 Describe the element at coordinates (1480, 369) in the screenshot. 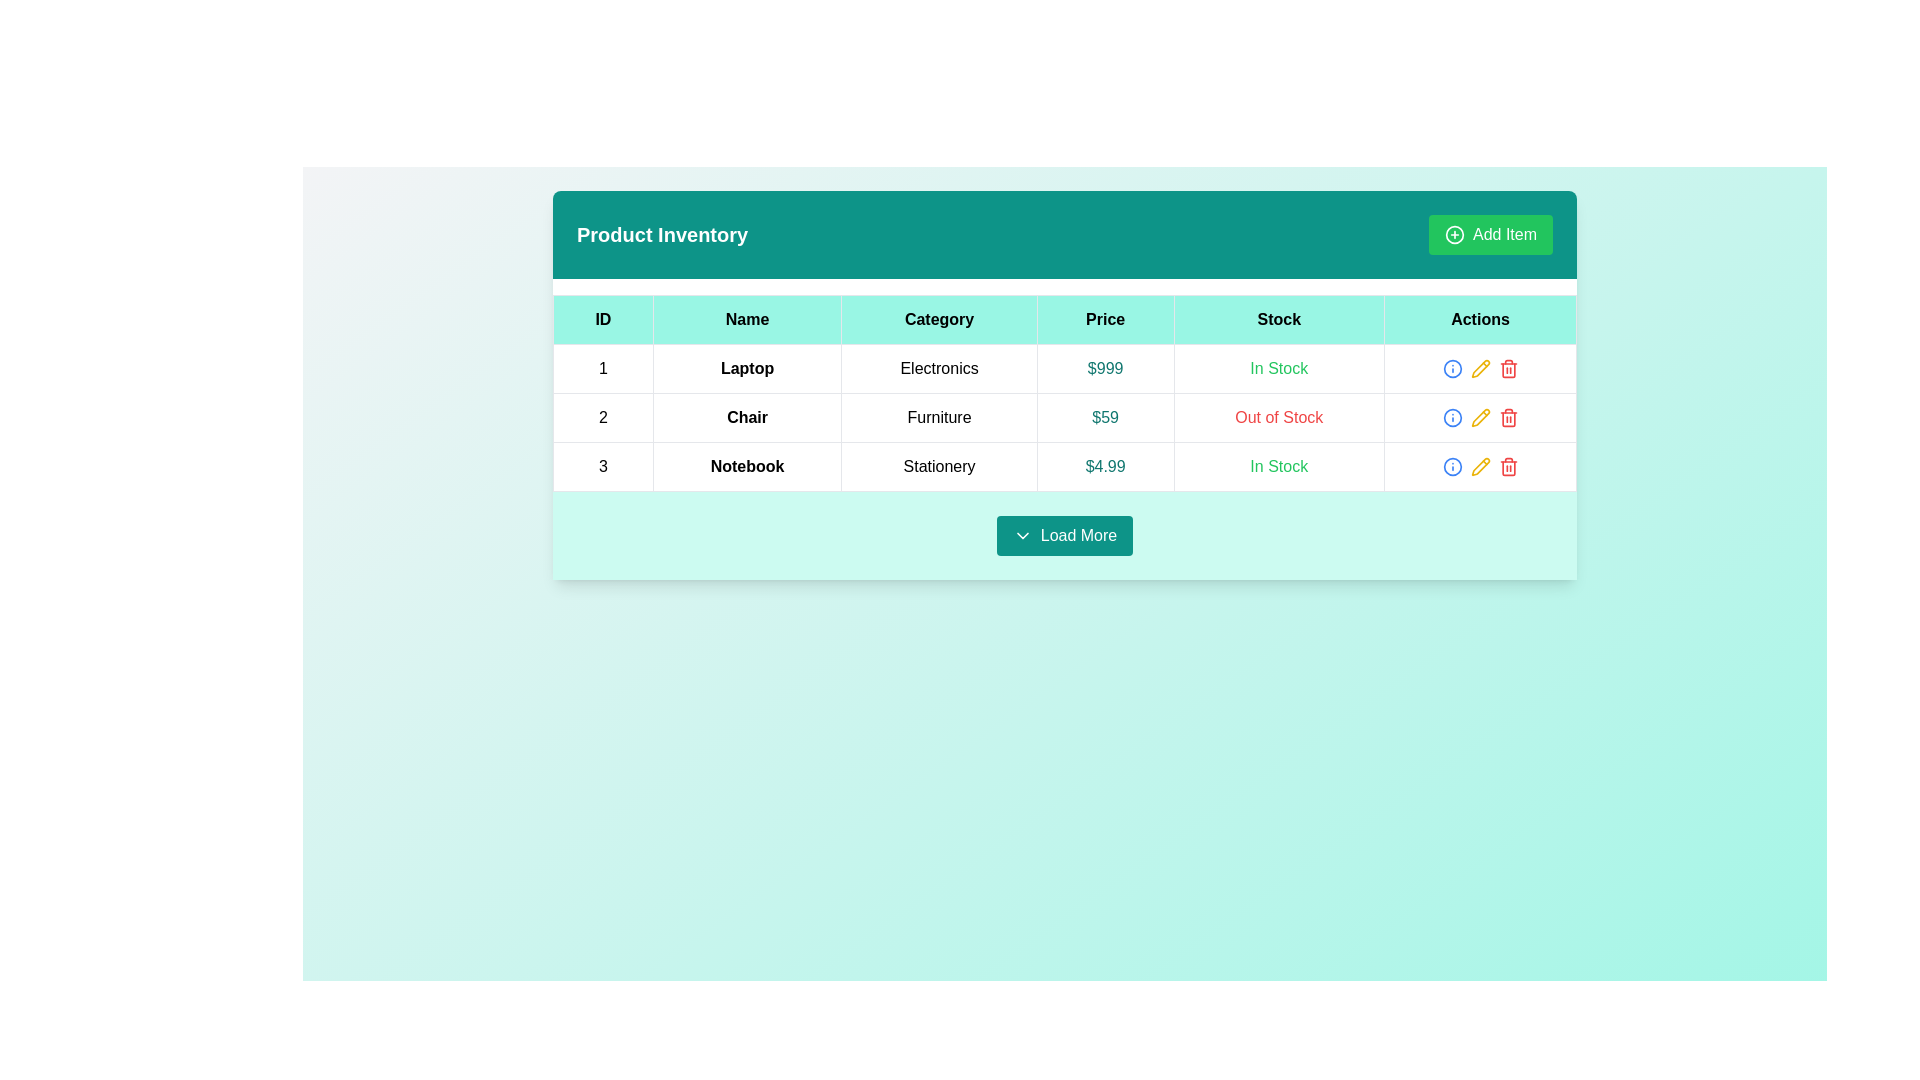

I see `the pencil-shaped icon with a yellow stroke and white fill located in the third row of the 'Actions' column` at that location.